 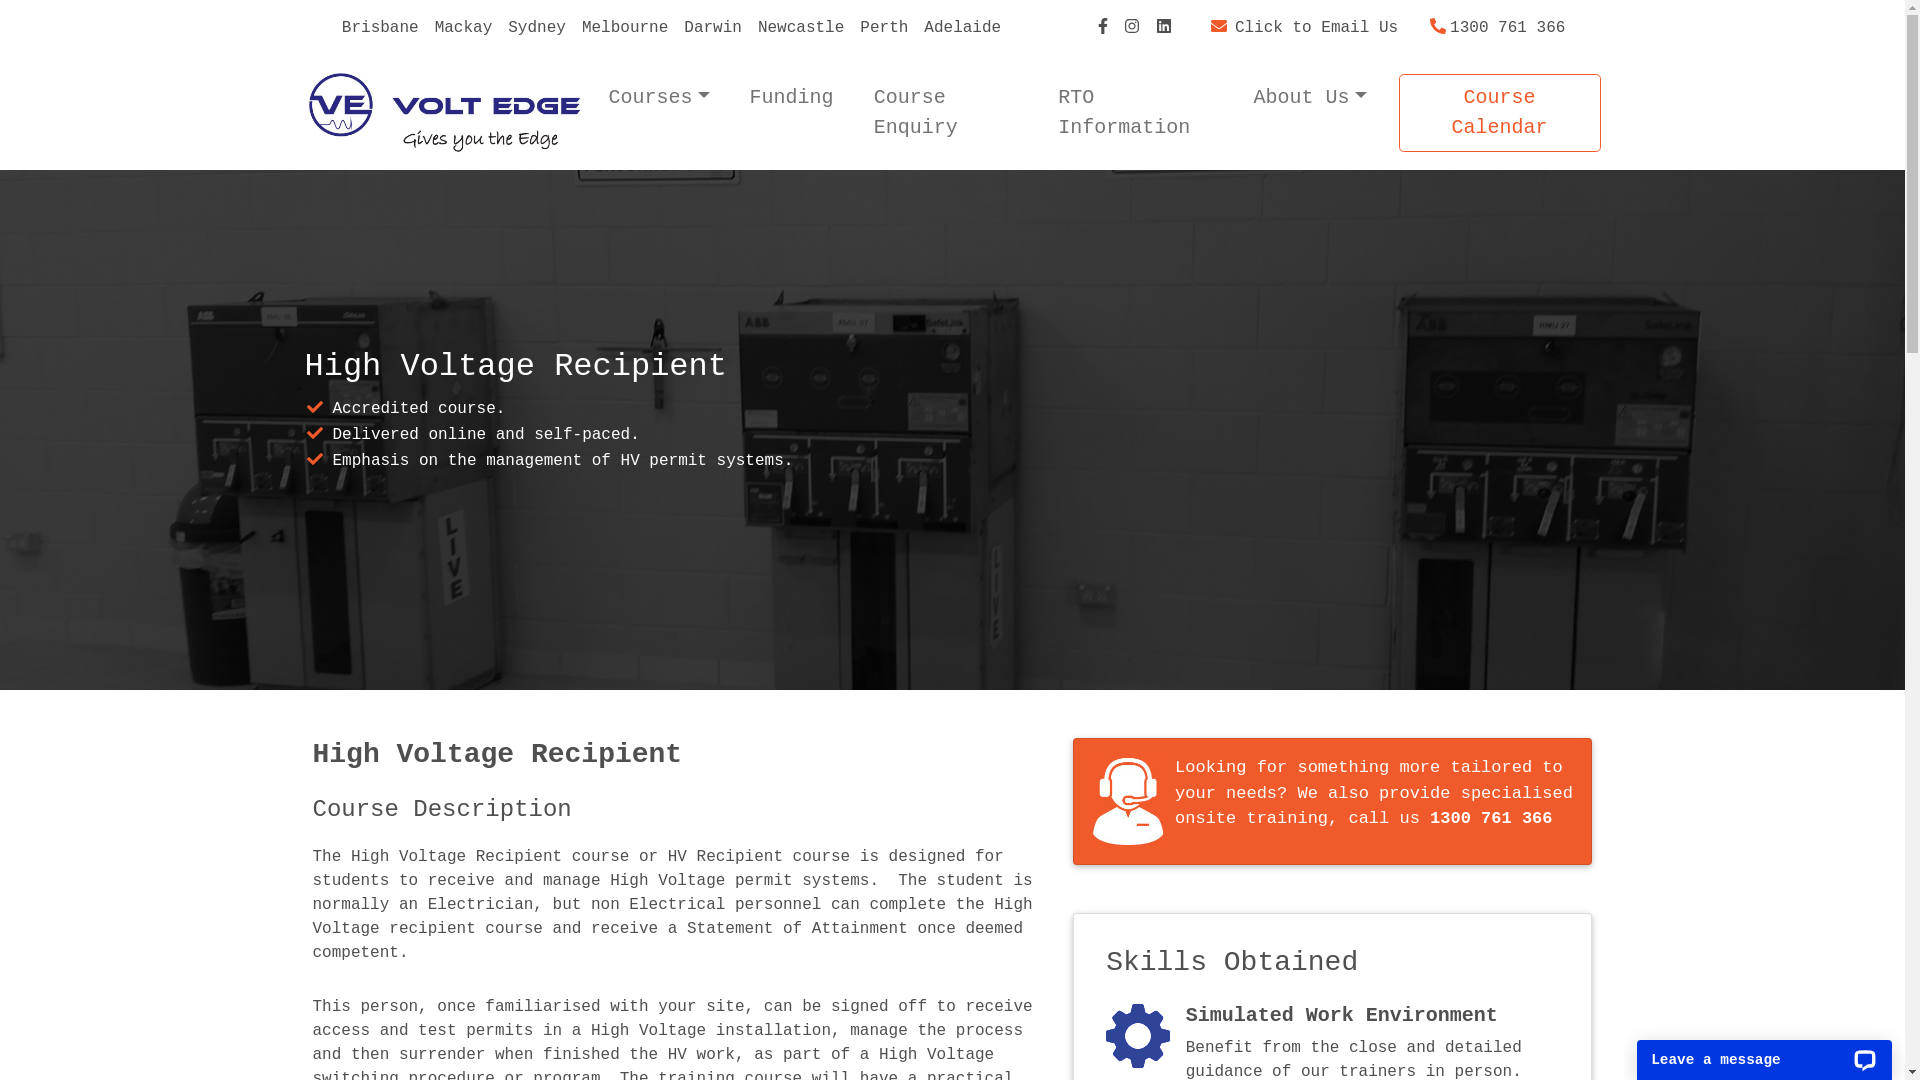 What do you see at coordinates (463, 27) in the screenshot?
I see `'Mackay'` at bounding box center [463, 27].